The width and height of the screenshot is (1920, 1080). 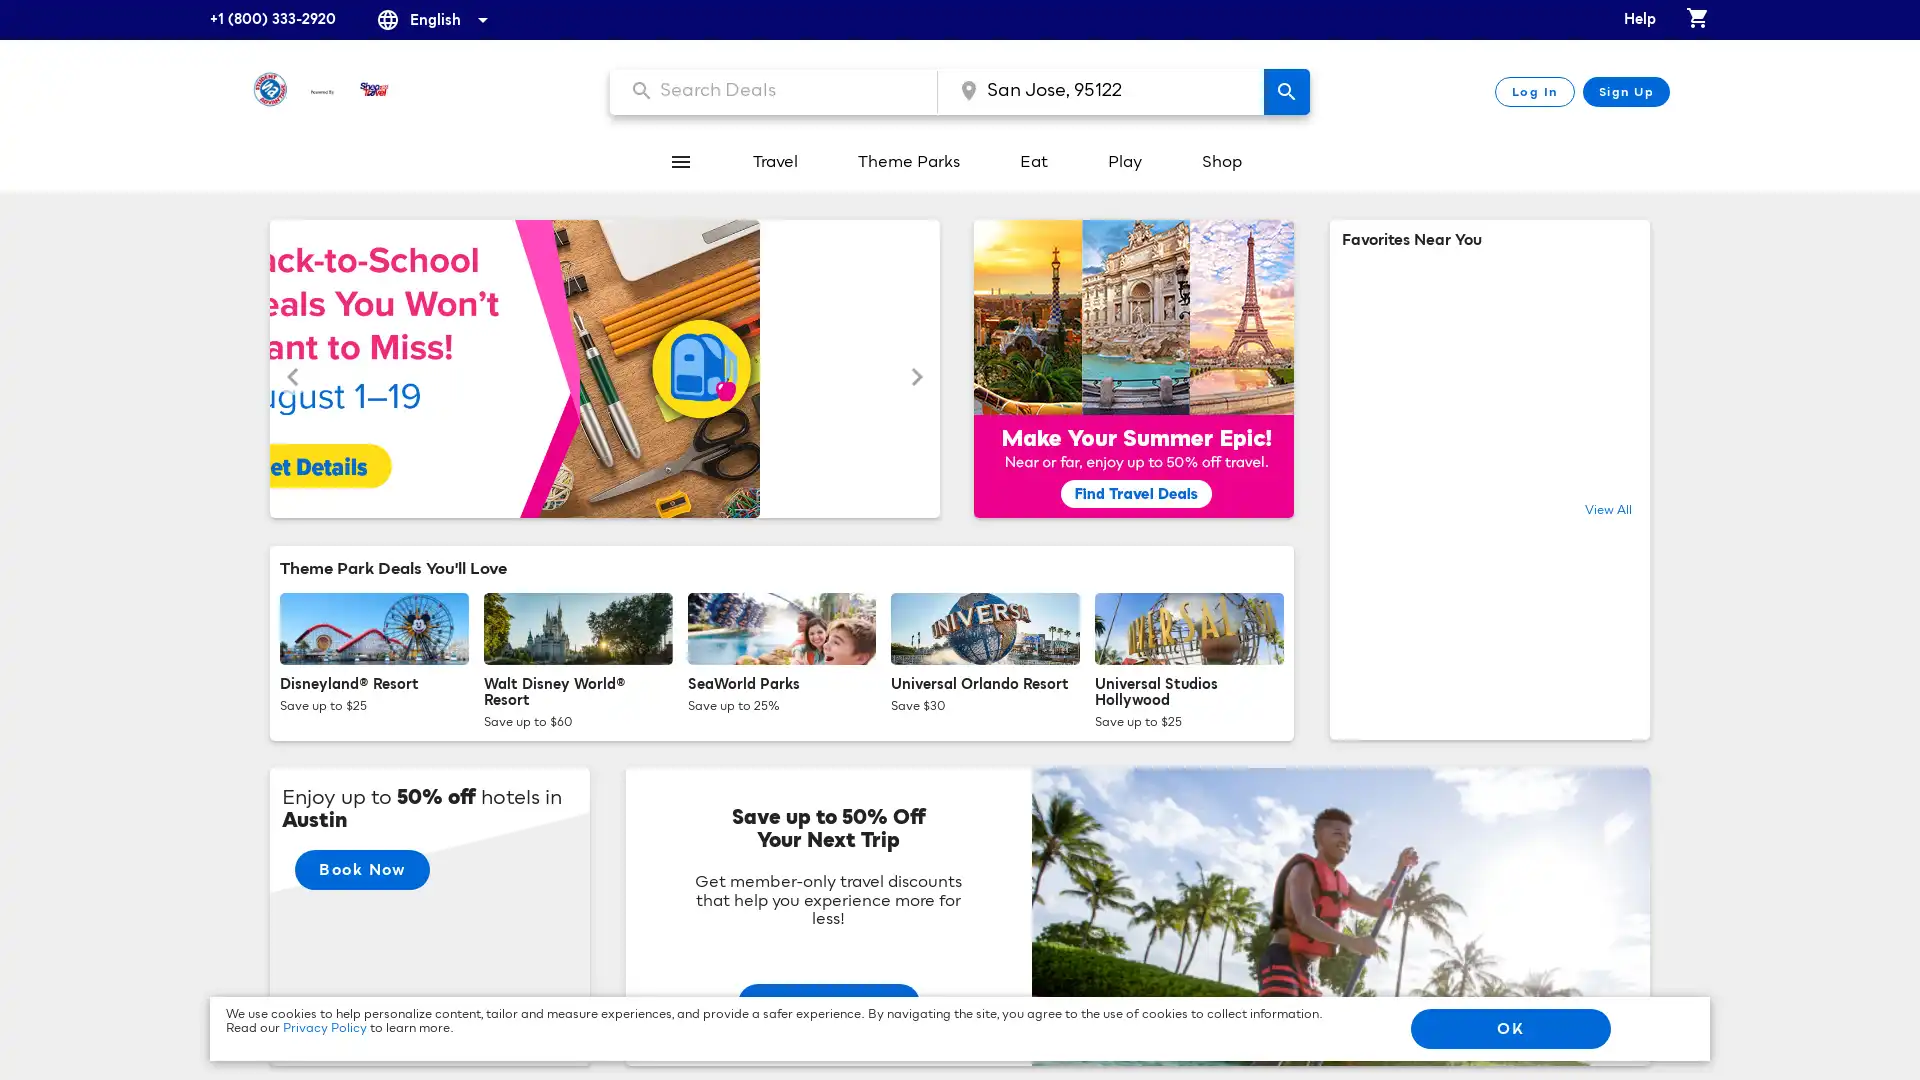 What do you see at coordinates (1626, 91) in the screenshot?
I see `Sign Up` at bounding box center [1626, 91].